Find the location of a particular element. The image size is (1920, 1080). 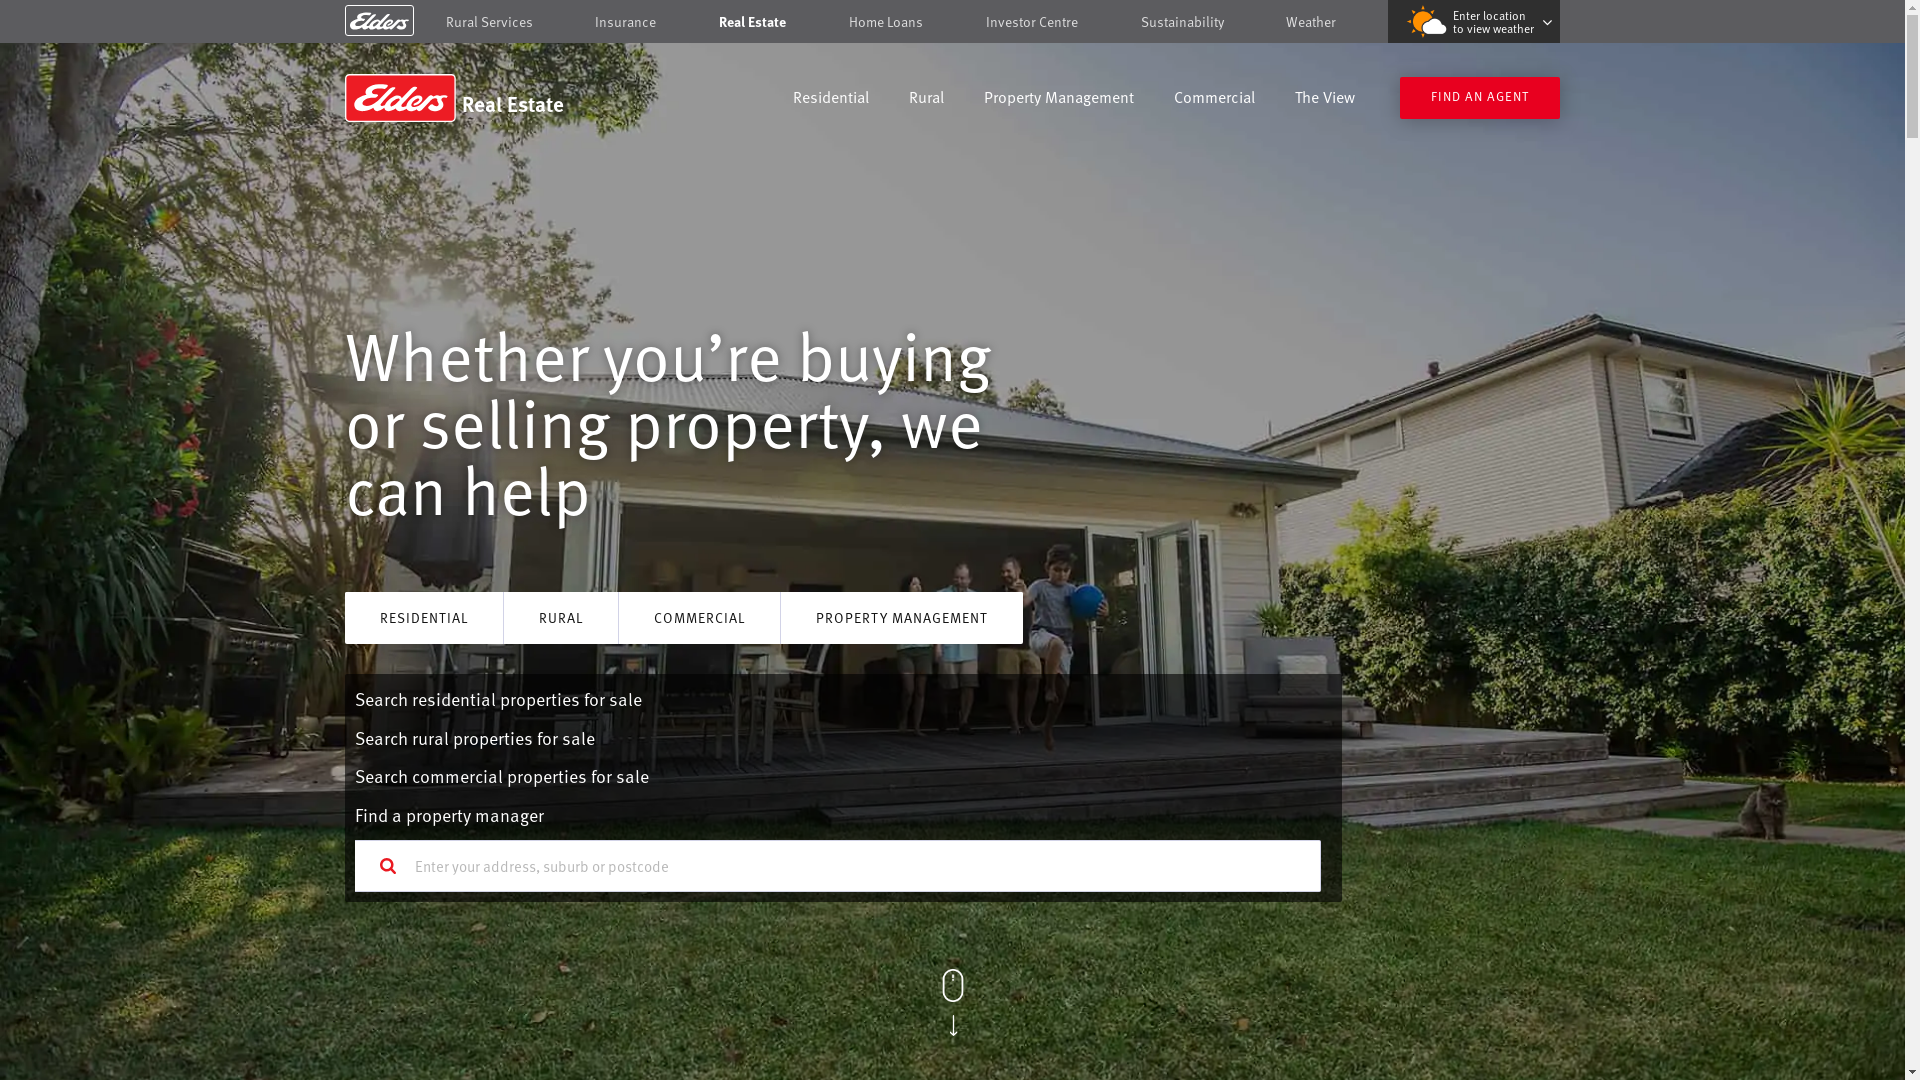

'Enter location to view weather' is located at coordinates (1473, 21).